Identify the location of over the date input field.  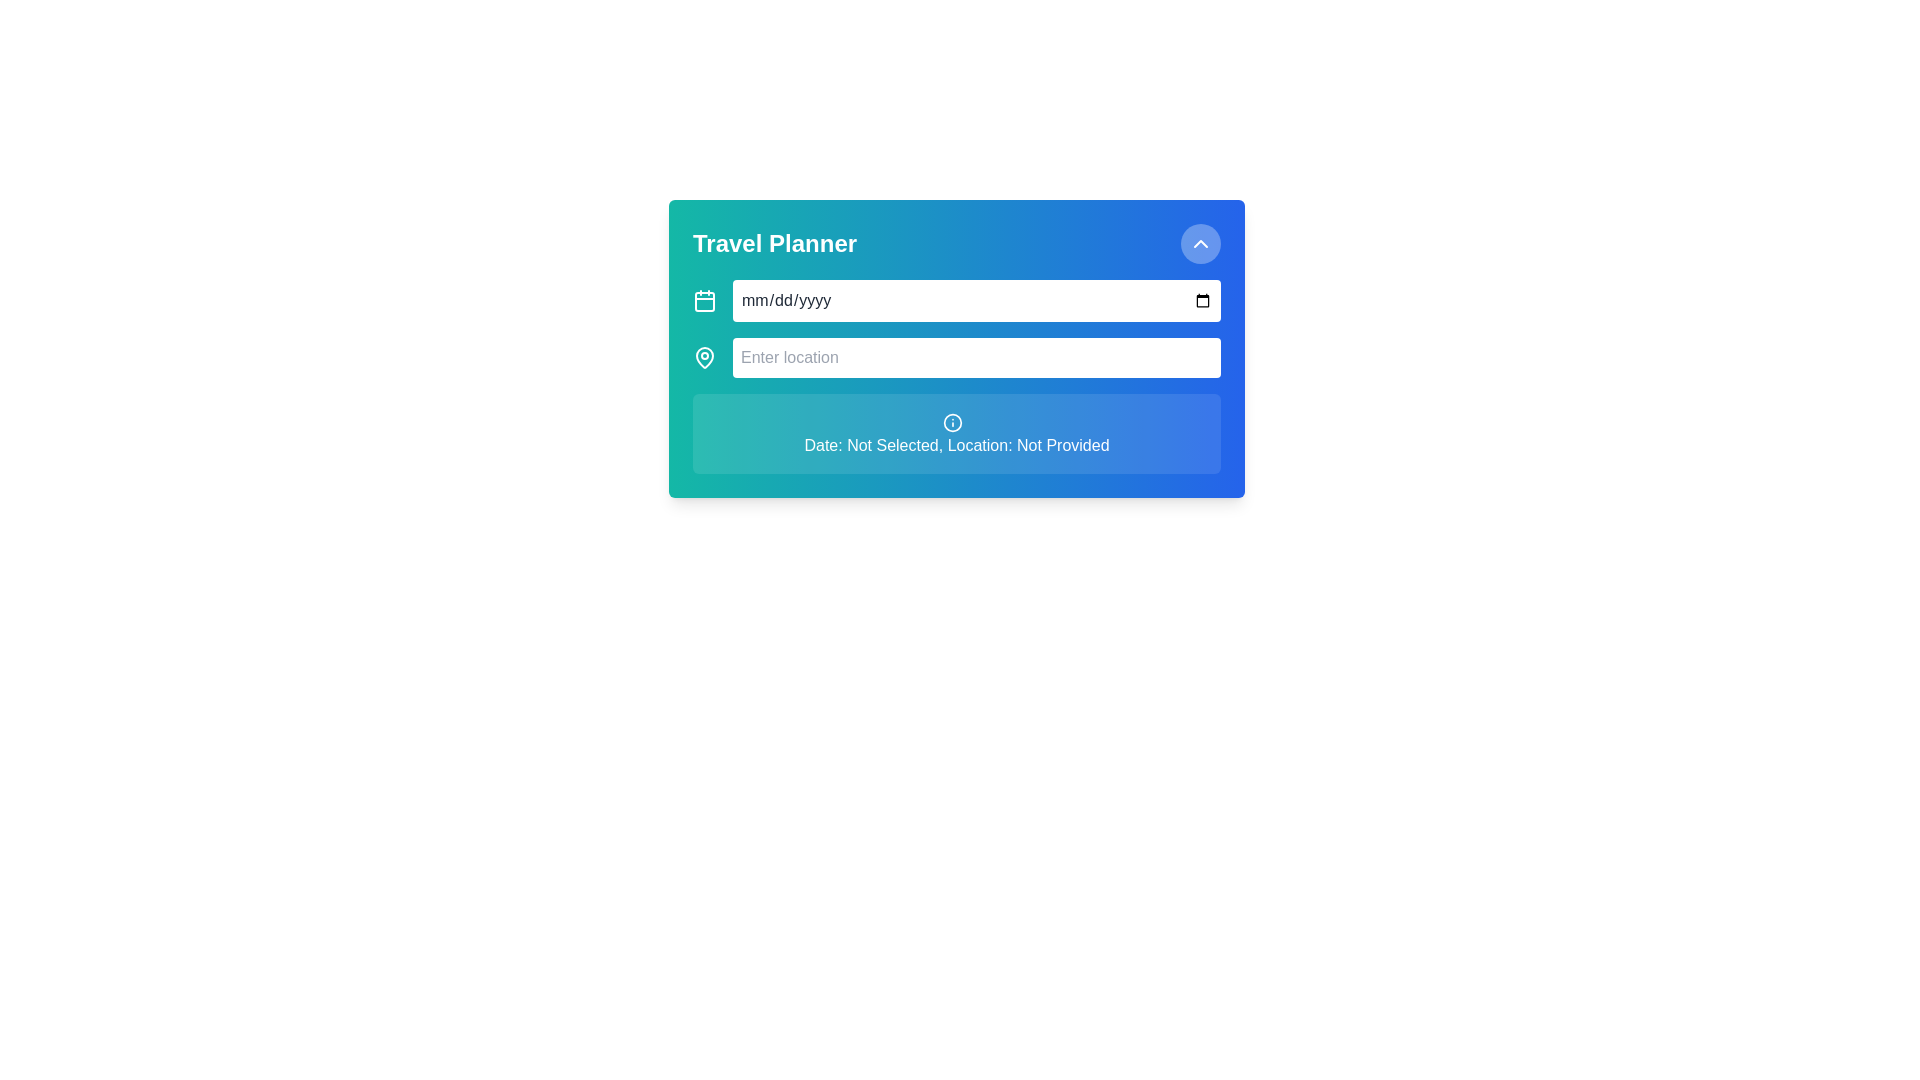
(977, 300).